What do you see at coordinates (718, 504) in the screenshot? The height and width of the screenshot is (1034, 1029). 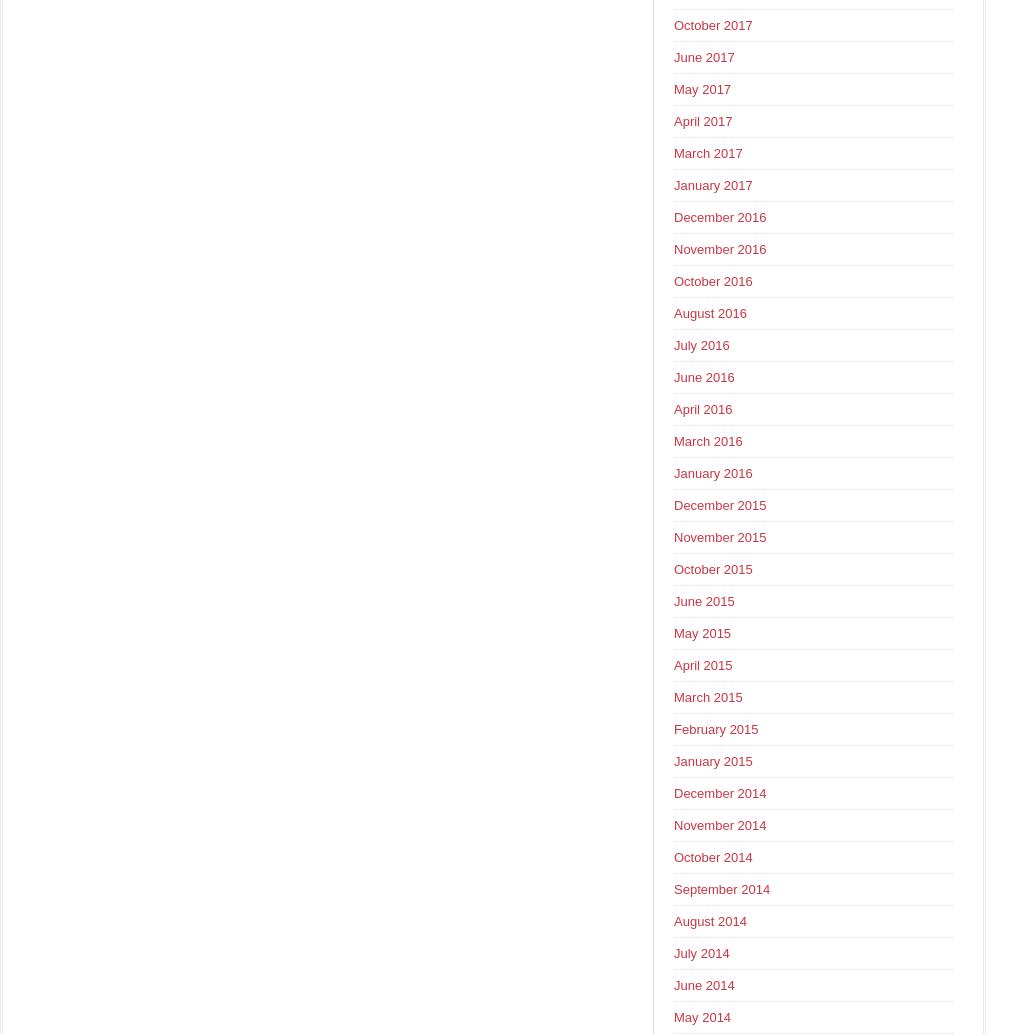 I see `'December 2015'` at bounding box center [718, 504].